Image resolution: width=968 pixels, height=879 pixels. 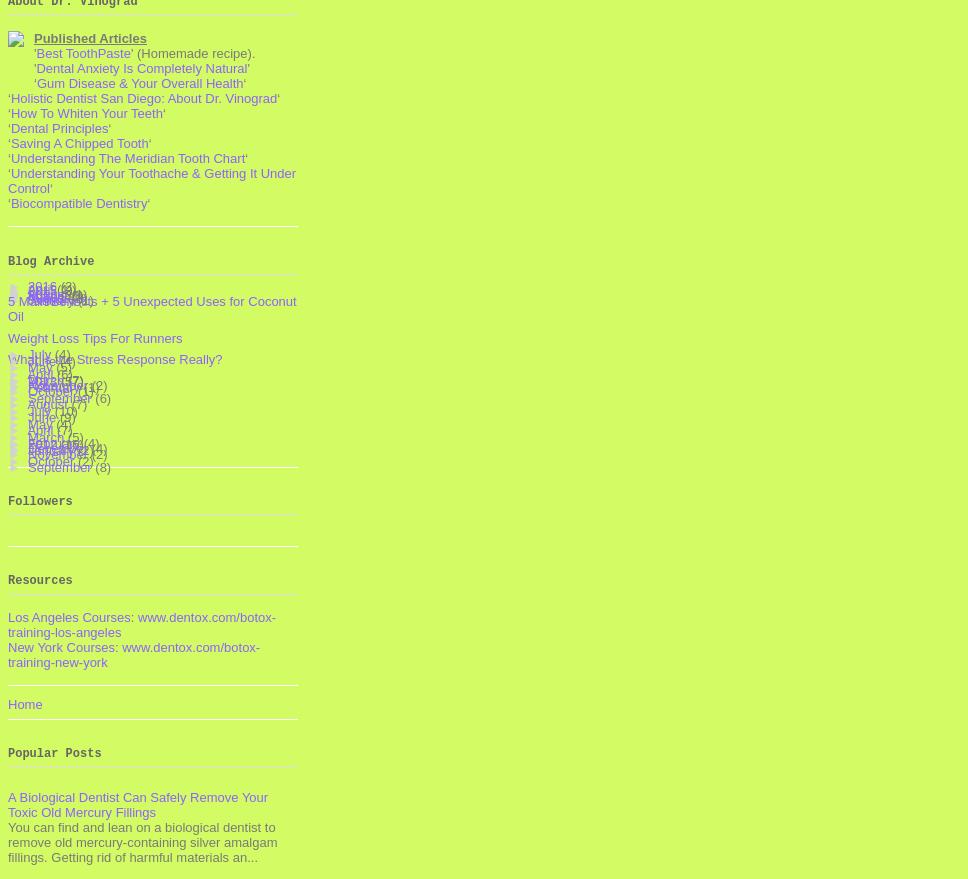 What do you see at coordinates (27, 294) in the screenshot?
I see `'2014'` at bounding box center [27, 294].